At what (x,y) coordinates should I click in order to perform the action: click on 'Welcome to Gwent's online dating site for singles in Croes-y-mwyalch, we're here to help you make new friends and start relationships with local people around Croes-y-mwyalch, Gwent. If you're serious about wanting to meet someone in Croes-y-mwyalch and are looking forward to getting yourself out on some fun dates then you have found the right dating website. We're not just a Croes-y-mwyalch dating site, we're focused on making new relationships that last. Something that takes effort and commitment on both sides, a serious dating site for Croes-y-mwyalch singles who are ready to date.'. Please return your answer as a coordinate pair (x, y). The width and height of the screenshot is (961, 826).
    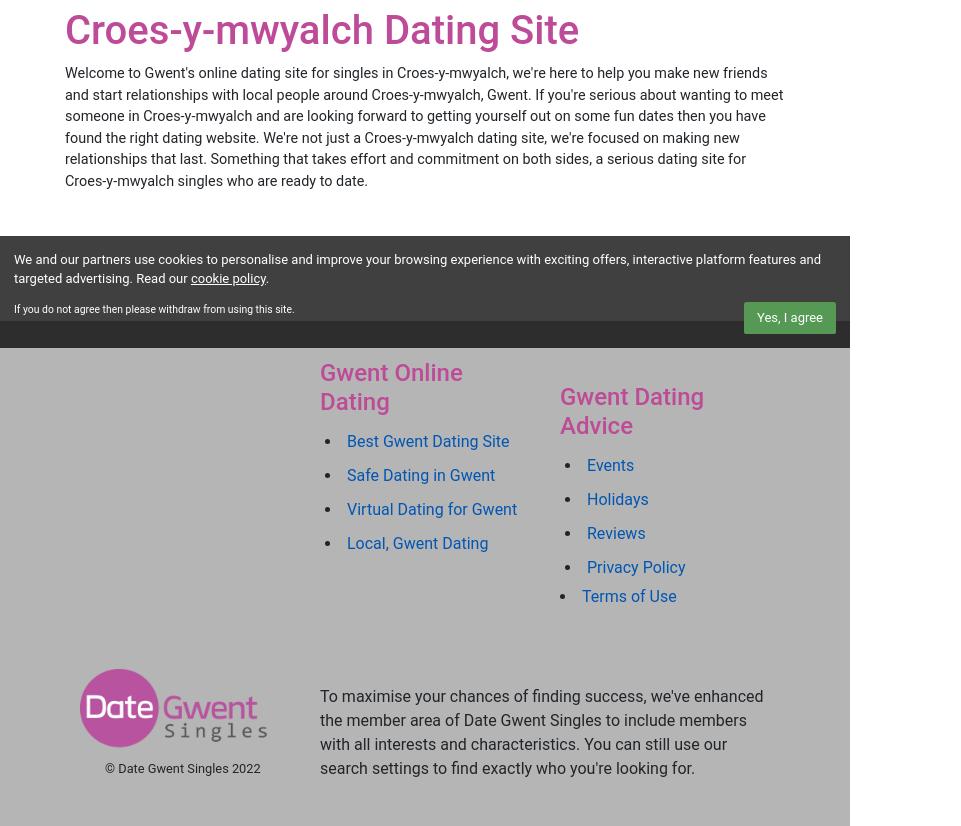
    Looking at the image, I should click on (423, 126).